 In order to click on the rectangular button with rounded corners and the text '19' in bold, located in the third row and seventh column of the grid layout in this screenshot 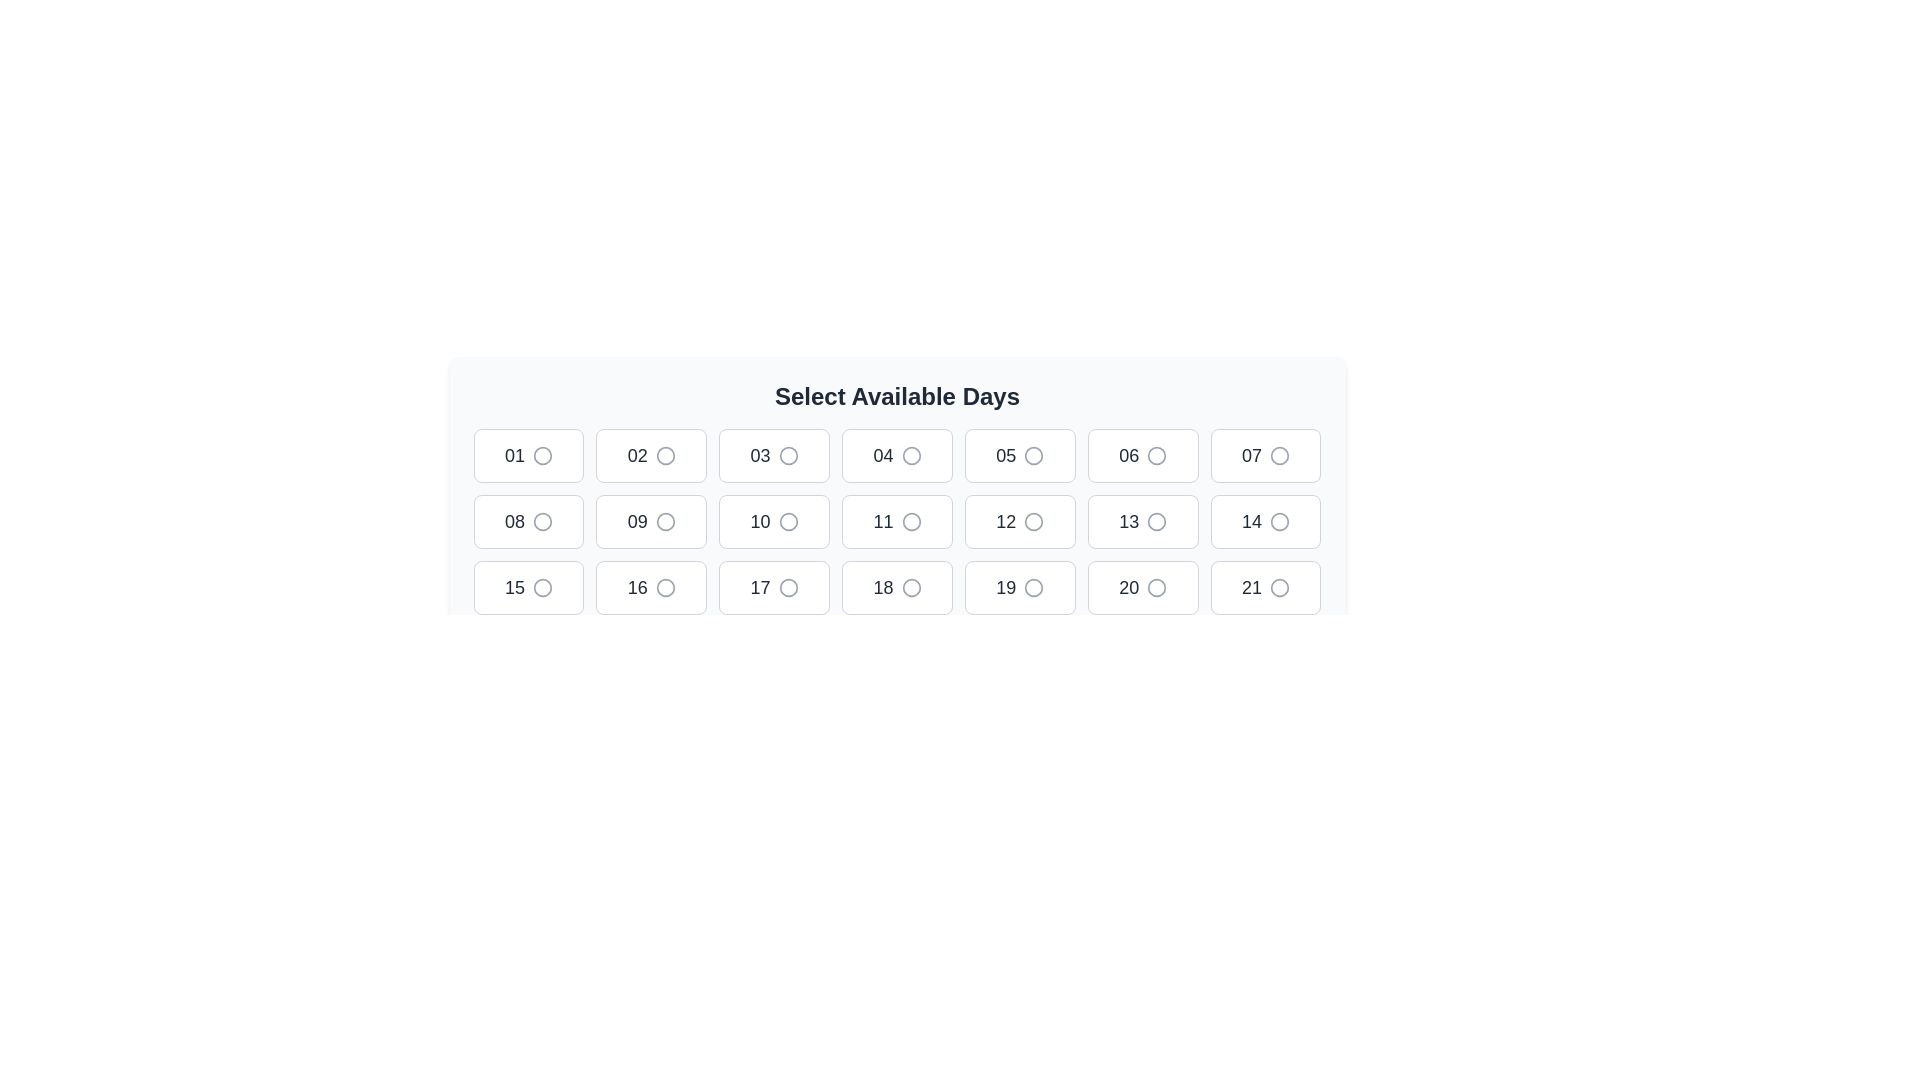, I will do `click(1020, 586)`.